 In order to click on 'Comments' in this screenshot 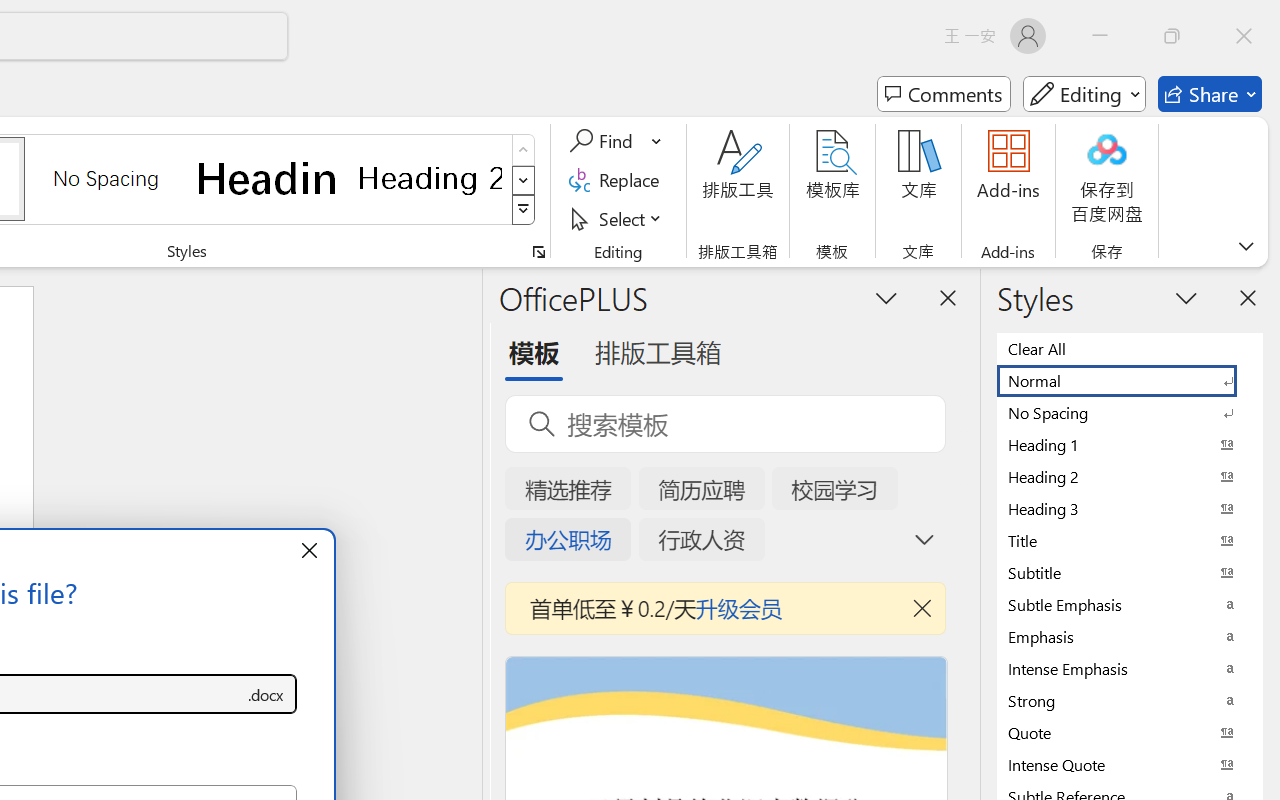, I will do `click(943, 94)`.